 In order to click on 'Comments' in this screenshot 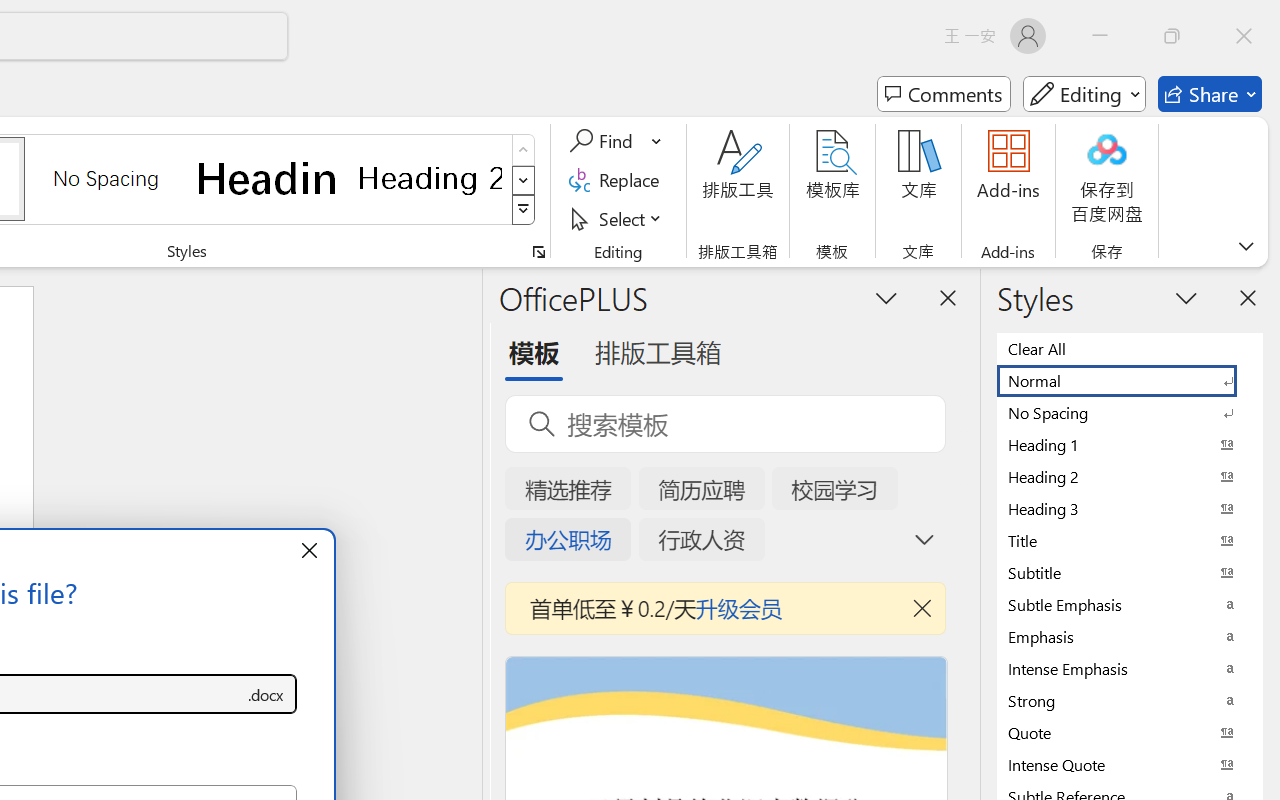, I will do `click(943, 94)`.